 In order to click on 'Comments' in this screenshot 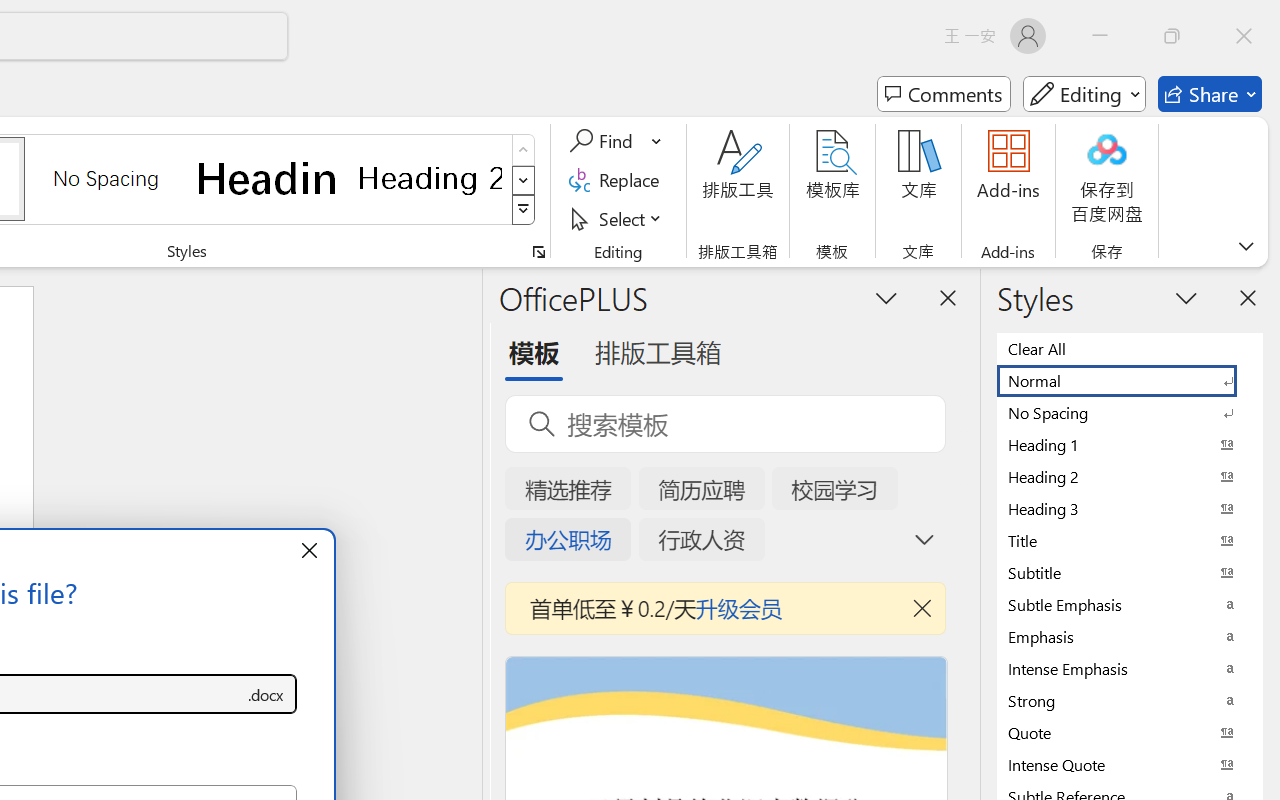, I will do `click(943, 94)`.